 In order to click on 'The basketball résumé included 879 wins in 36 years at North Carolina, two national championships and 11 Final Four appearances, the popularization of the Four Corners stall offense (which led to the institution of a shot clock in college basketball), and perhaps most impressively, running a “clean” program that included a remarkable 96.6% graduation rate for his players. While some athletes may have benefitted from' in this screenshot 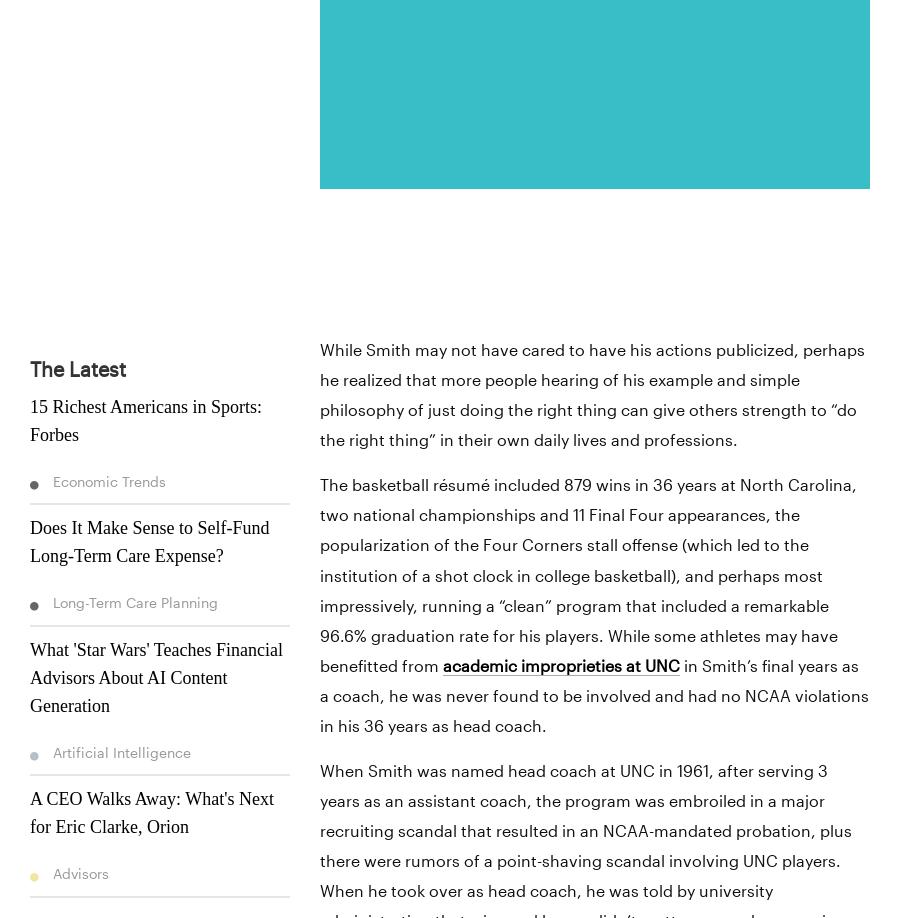, I will do `click(587, 574)`.